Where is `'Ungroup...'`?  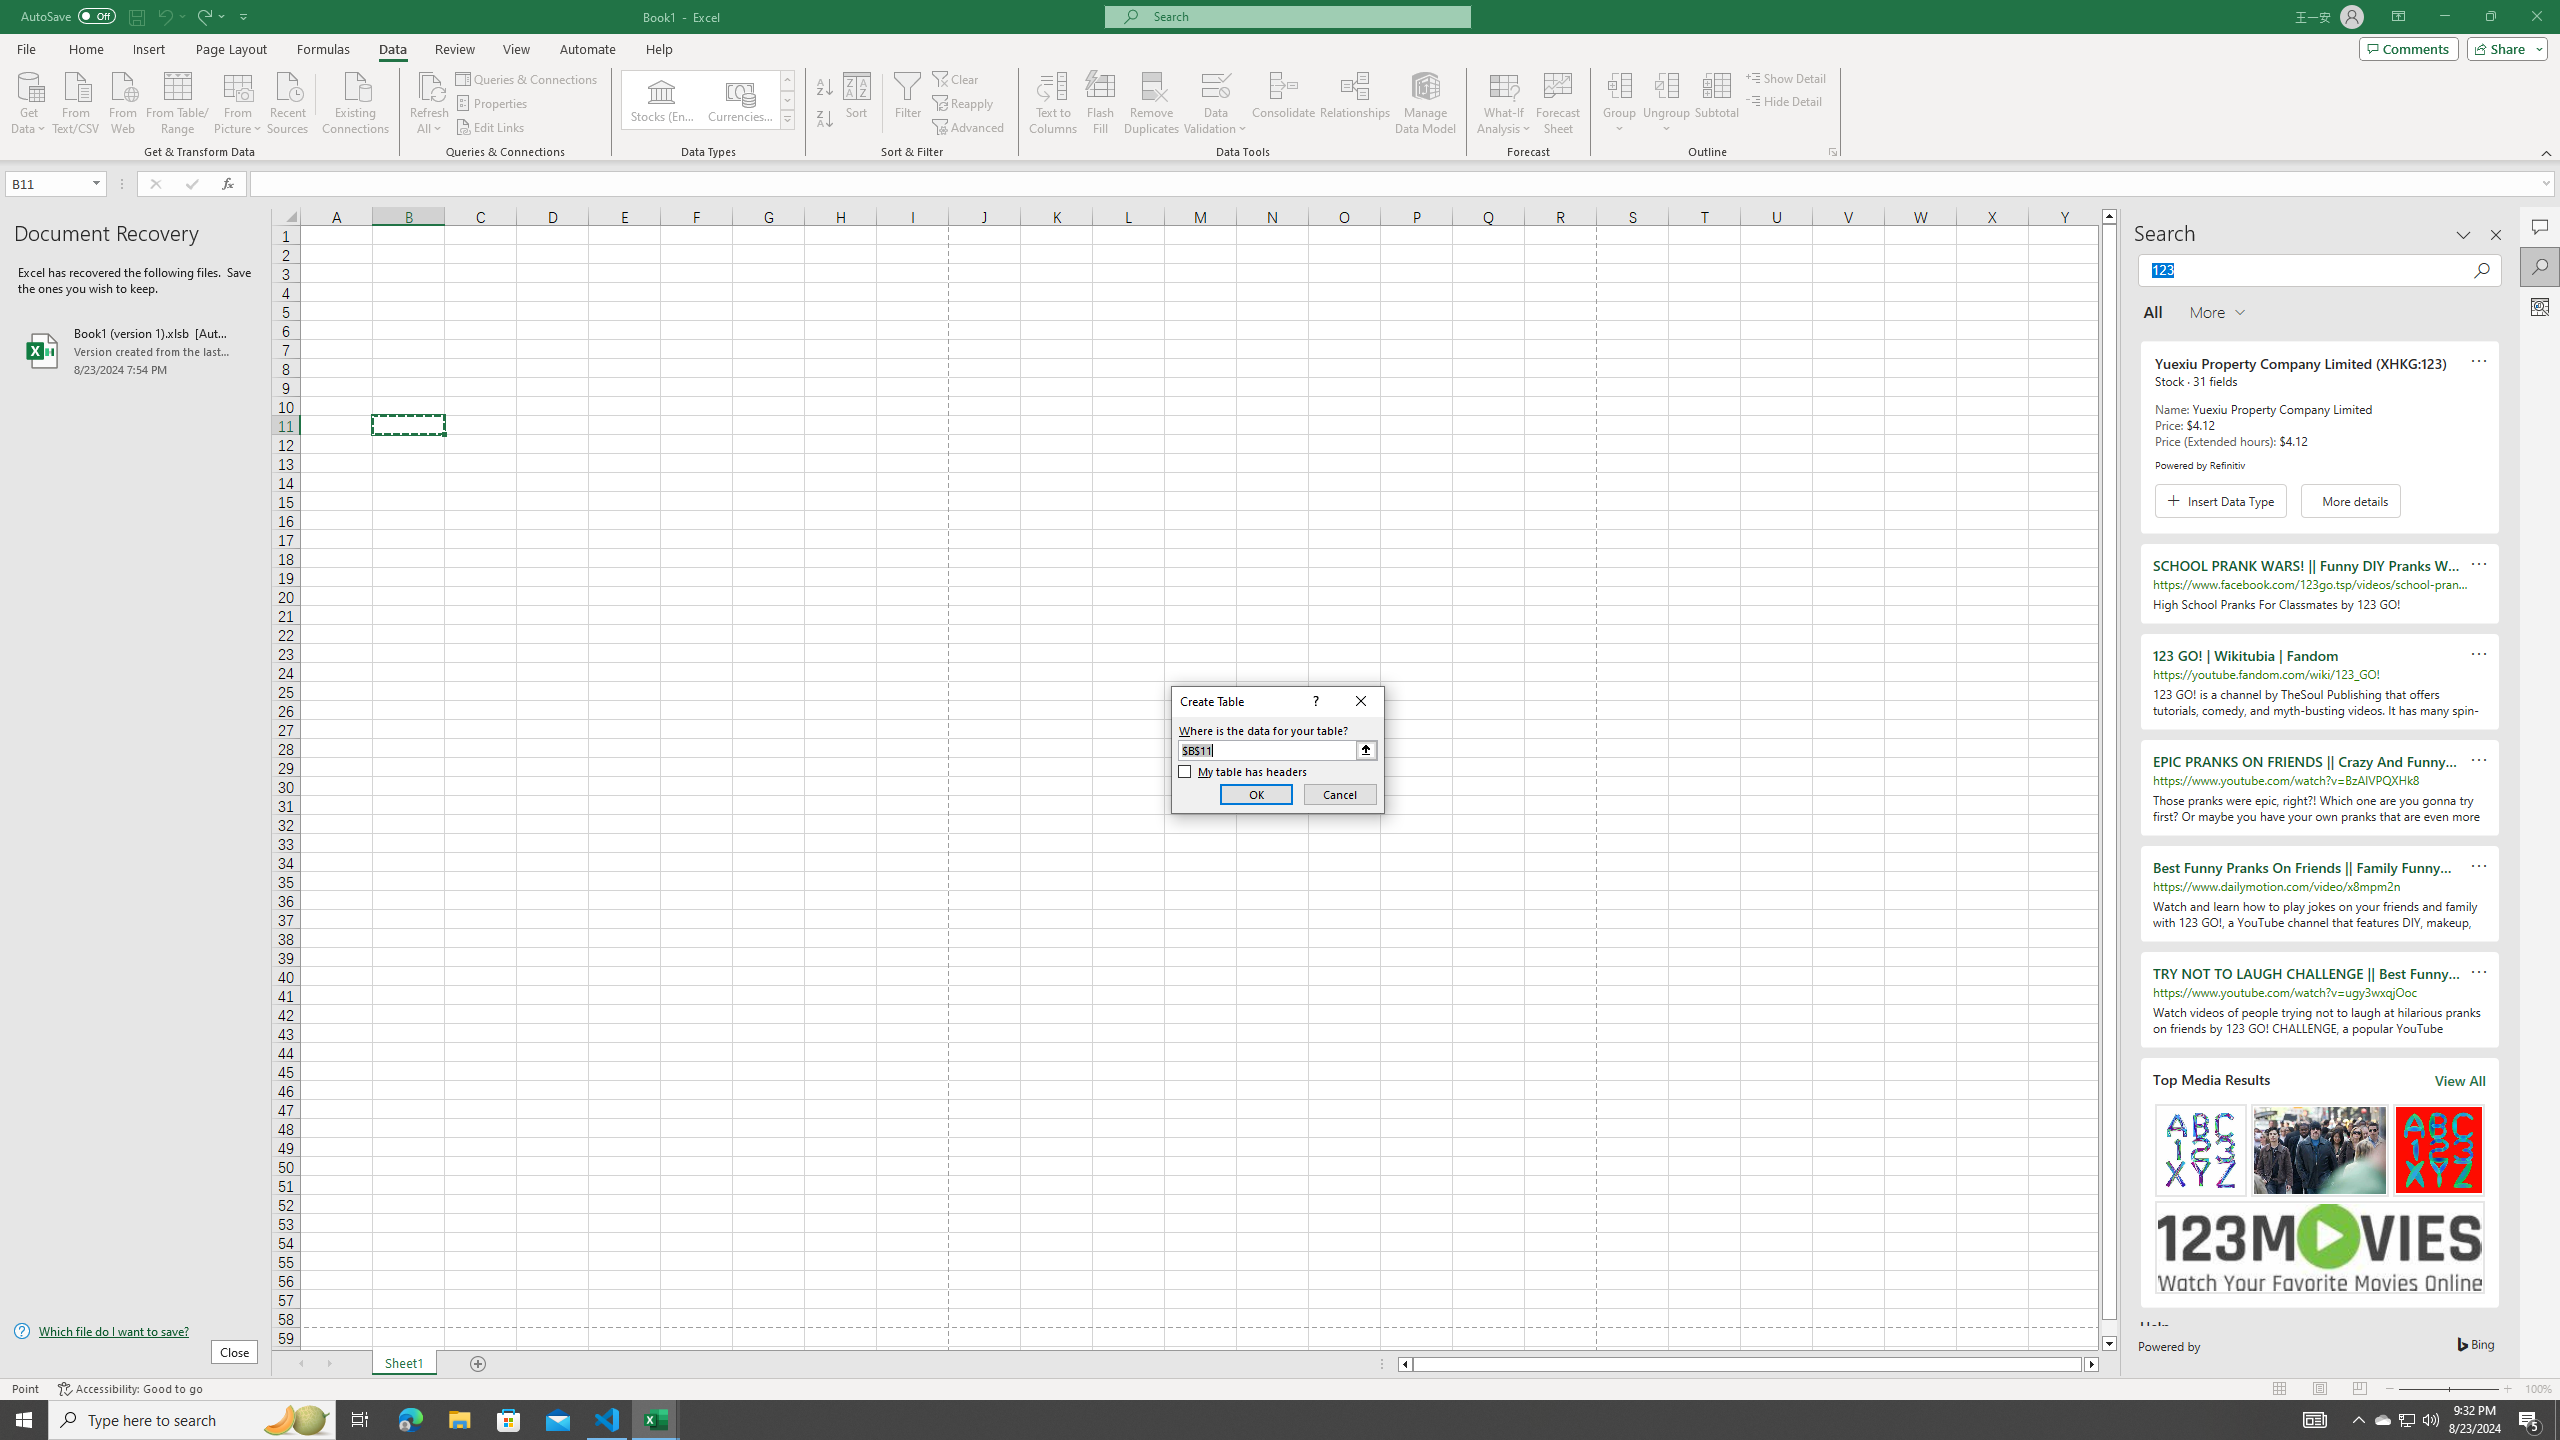 'Ungroup...' is located at coordinates (1666, 84).